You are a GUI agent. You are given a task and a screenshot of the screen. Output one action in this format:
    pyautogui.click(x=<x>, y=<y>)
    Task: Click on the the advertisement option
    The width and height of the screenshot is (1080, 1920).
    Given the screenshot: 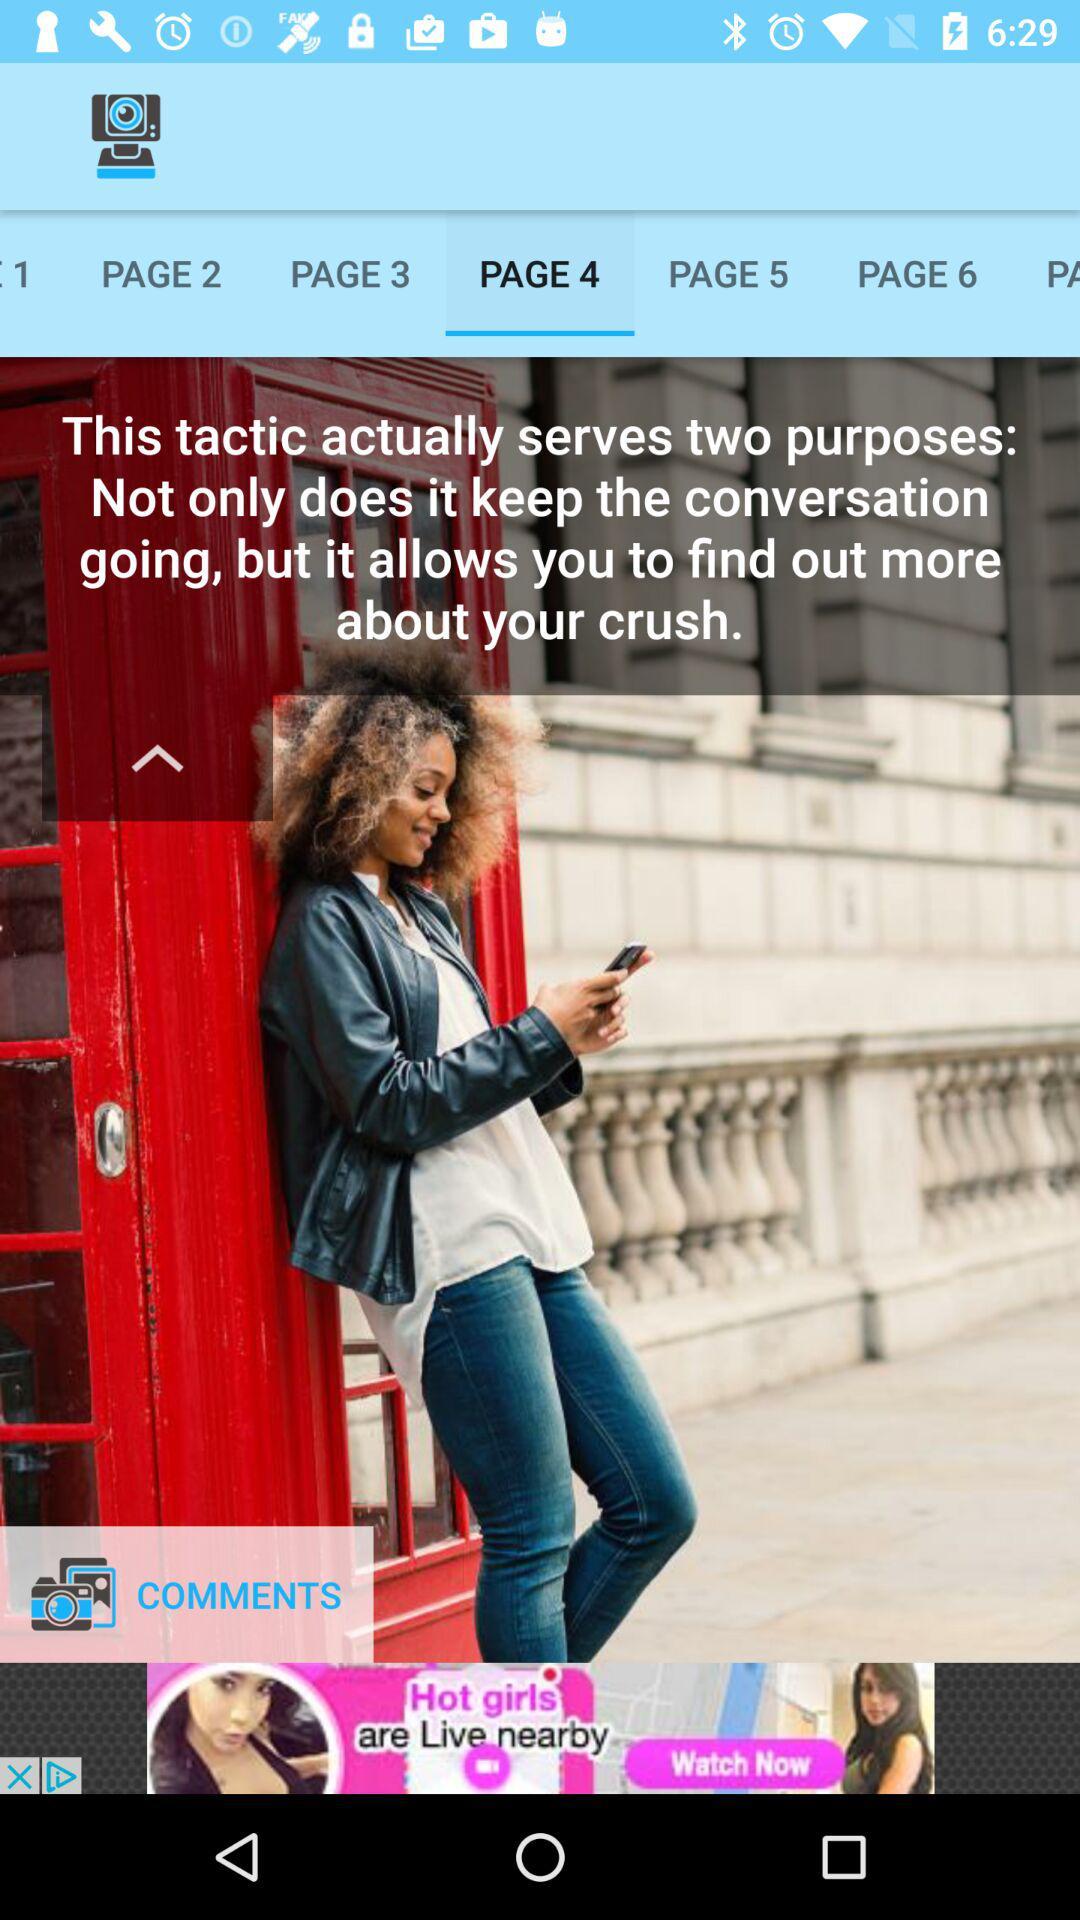 What is the action you would take?
    pyautogui.click(x=540, y=1727)
    